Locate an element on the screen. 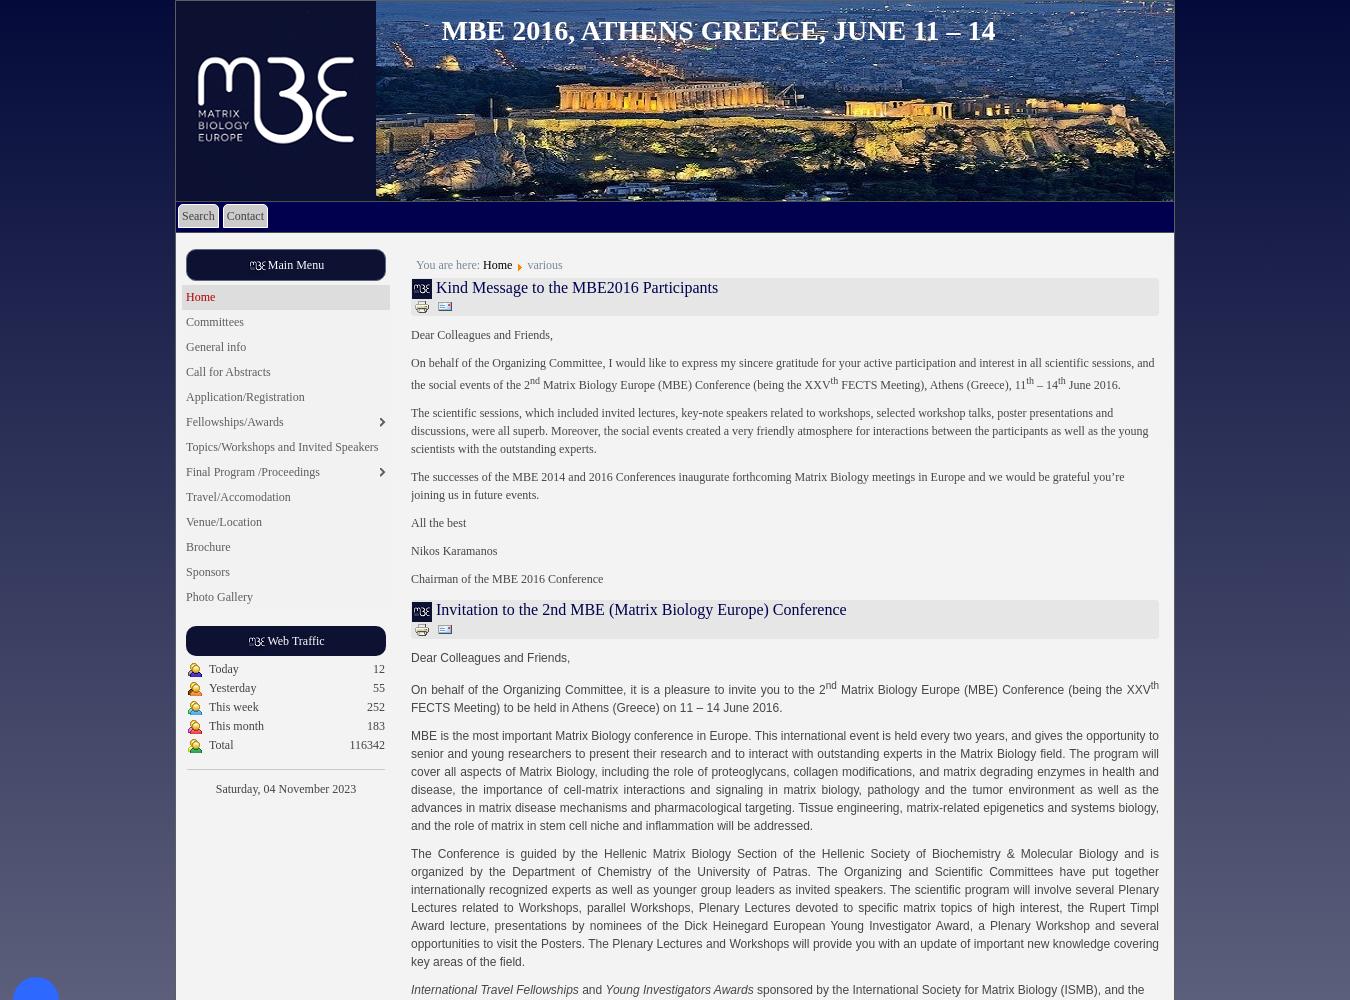  'Venue/Location' is located at coordinates (186, 522).